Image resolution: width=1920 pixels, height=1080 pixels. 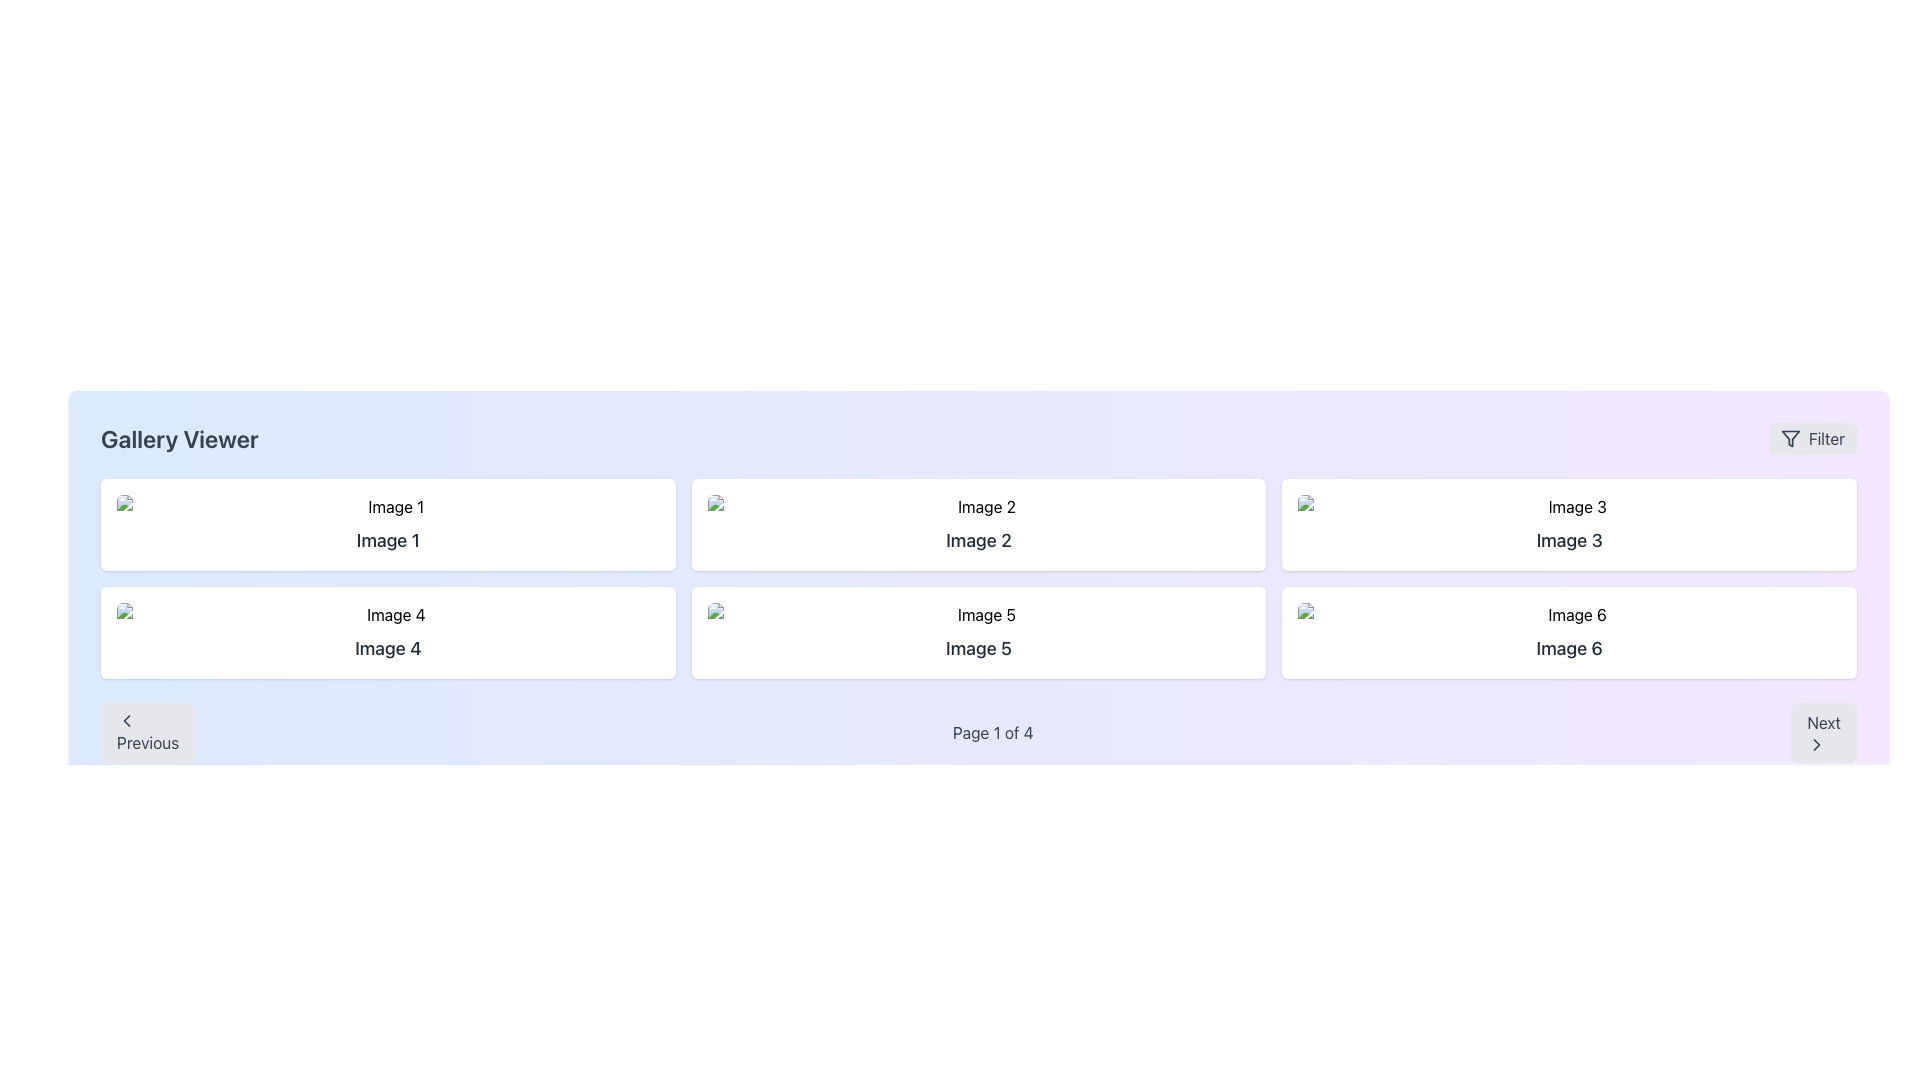 I want to click on the second card in the grid layout, which has a white background, rounded corners, and contains an image placeholder with 'Image 2' text displayed below it, so click(x=979, y=523).